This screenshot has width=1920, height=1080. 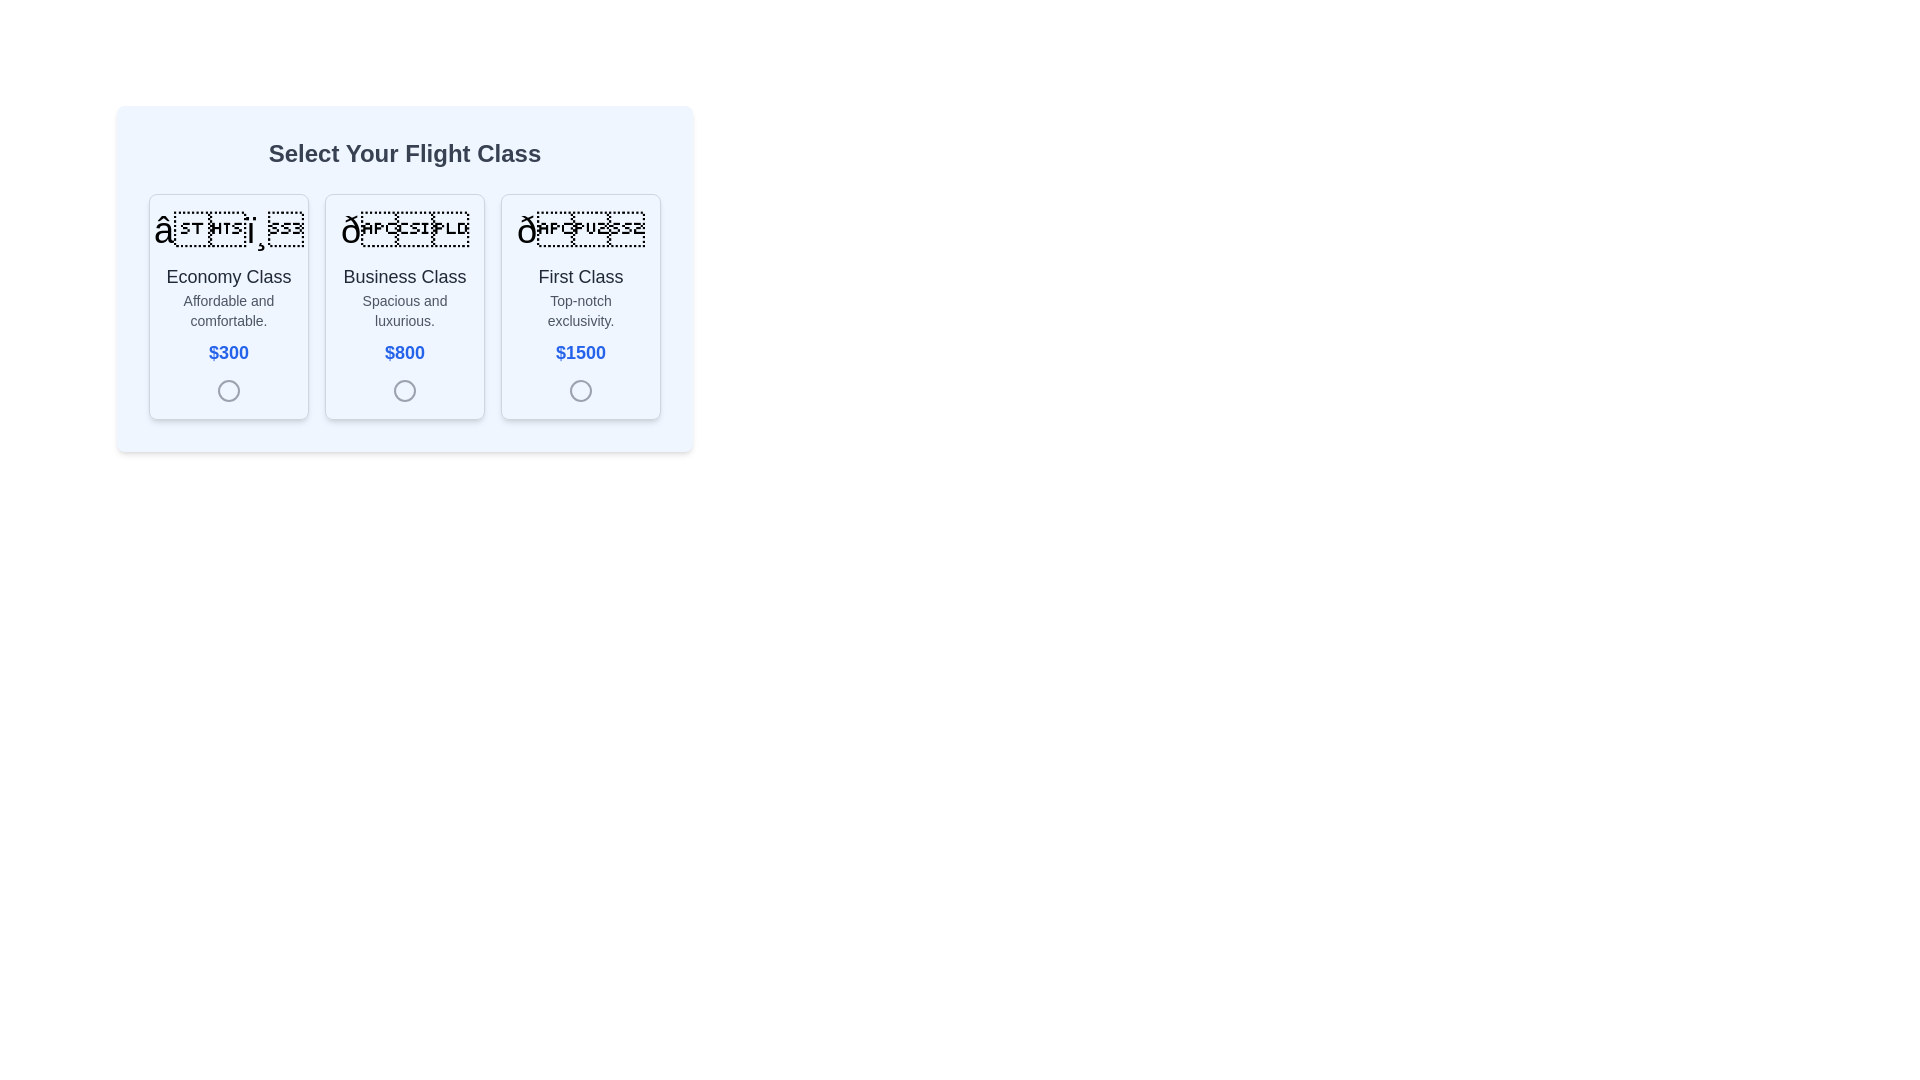 What do you see at coordinates (229, 390) in the screenshot?
I see `the circle button located at the bottom-center of the 'Economy Class' card` at bounding box center [229, 390].